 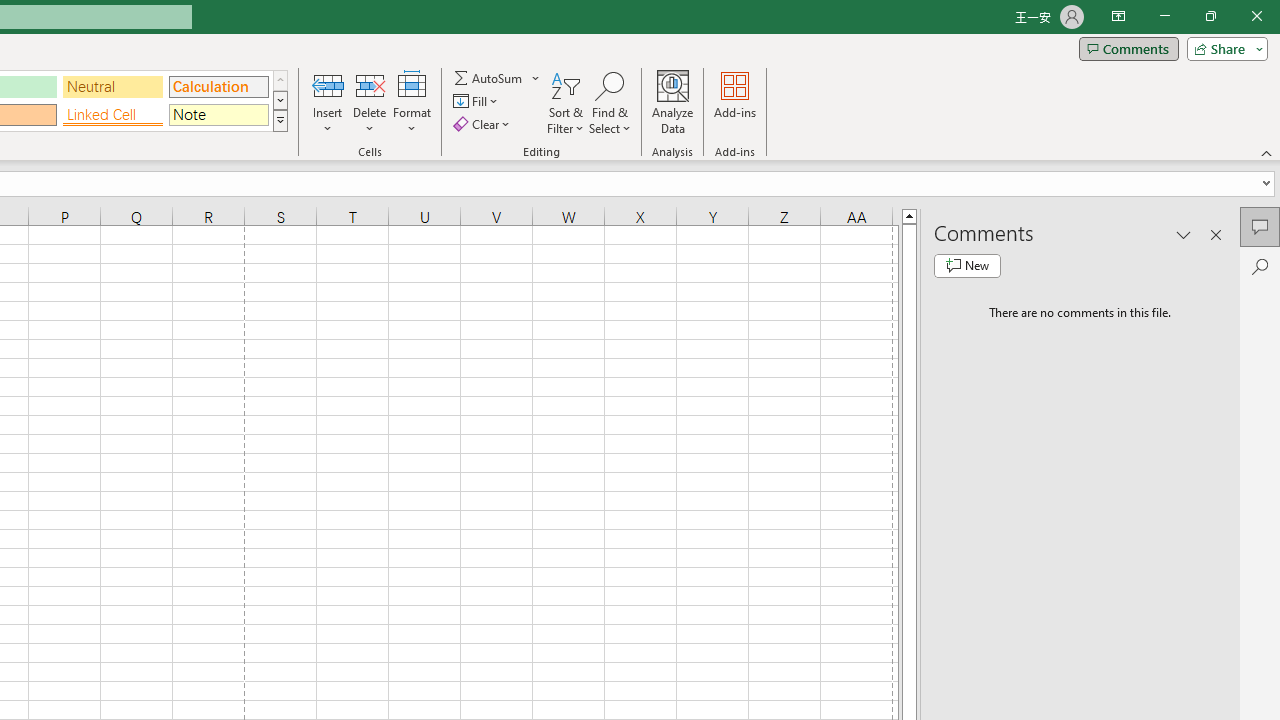 What do you see at coordinates (483, 124) in the screenshot?
I see `'Clear'` at bounding box center [483, 124].